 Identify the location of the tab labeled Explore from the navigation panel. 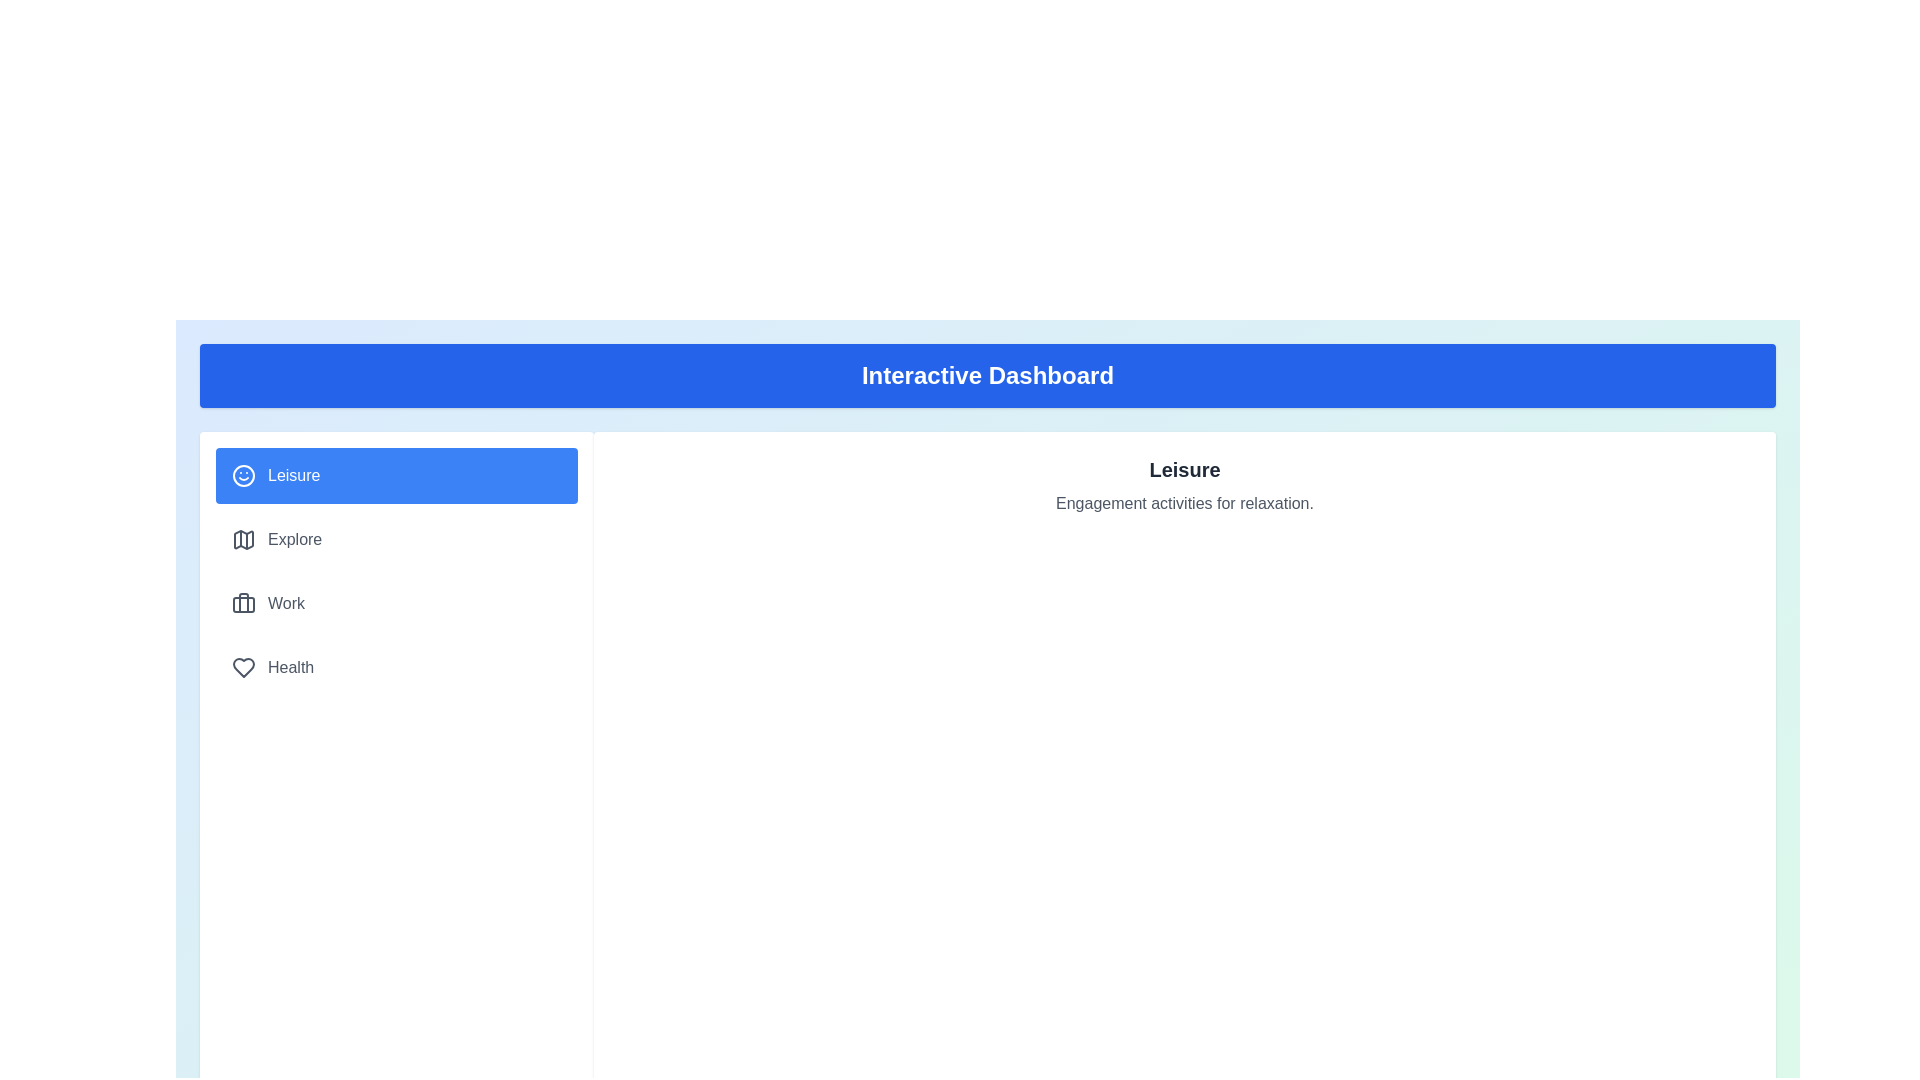
(397, 540).